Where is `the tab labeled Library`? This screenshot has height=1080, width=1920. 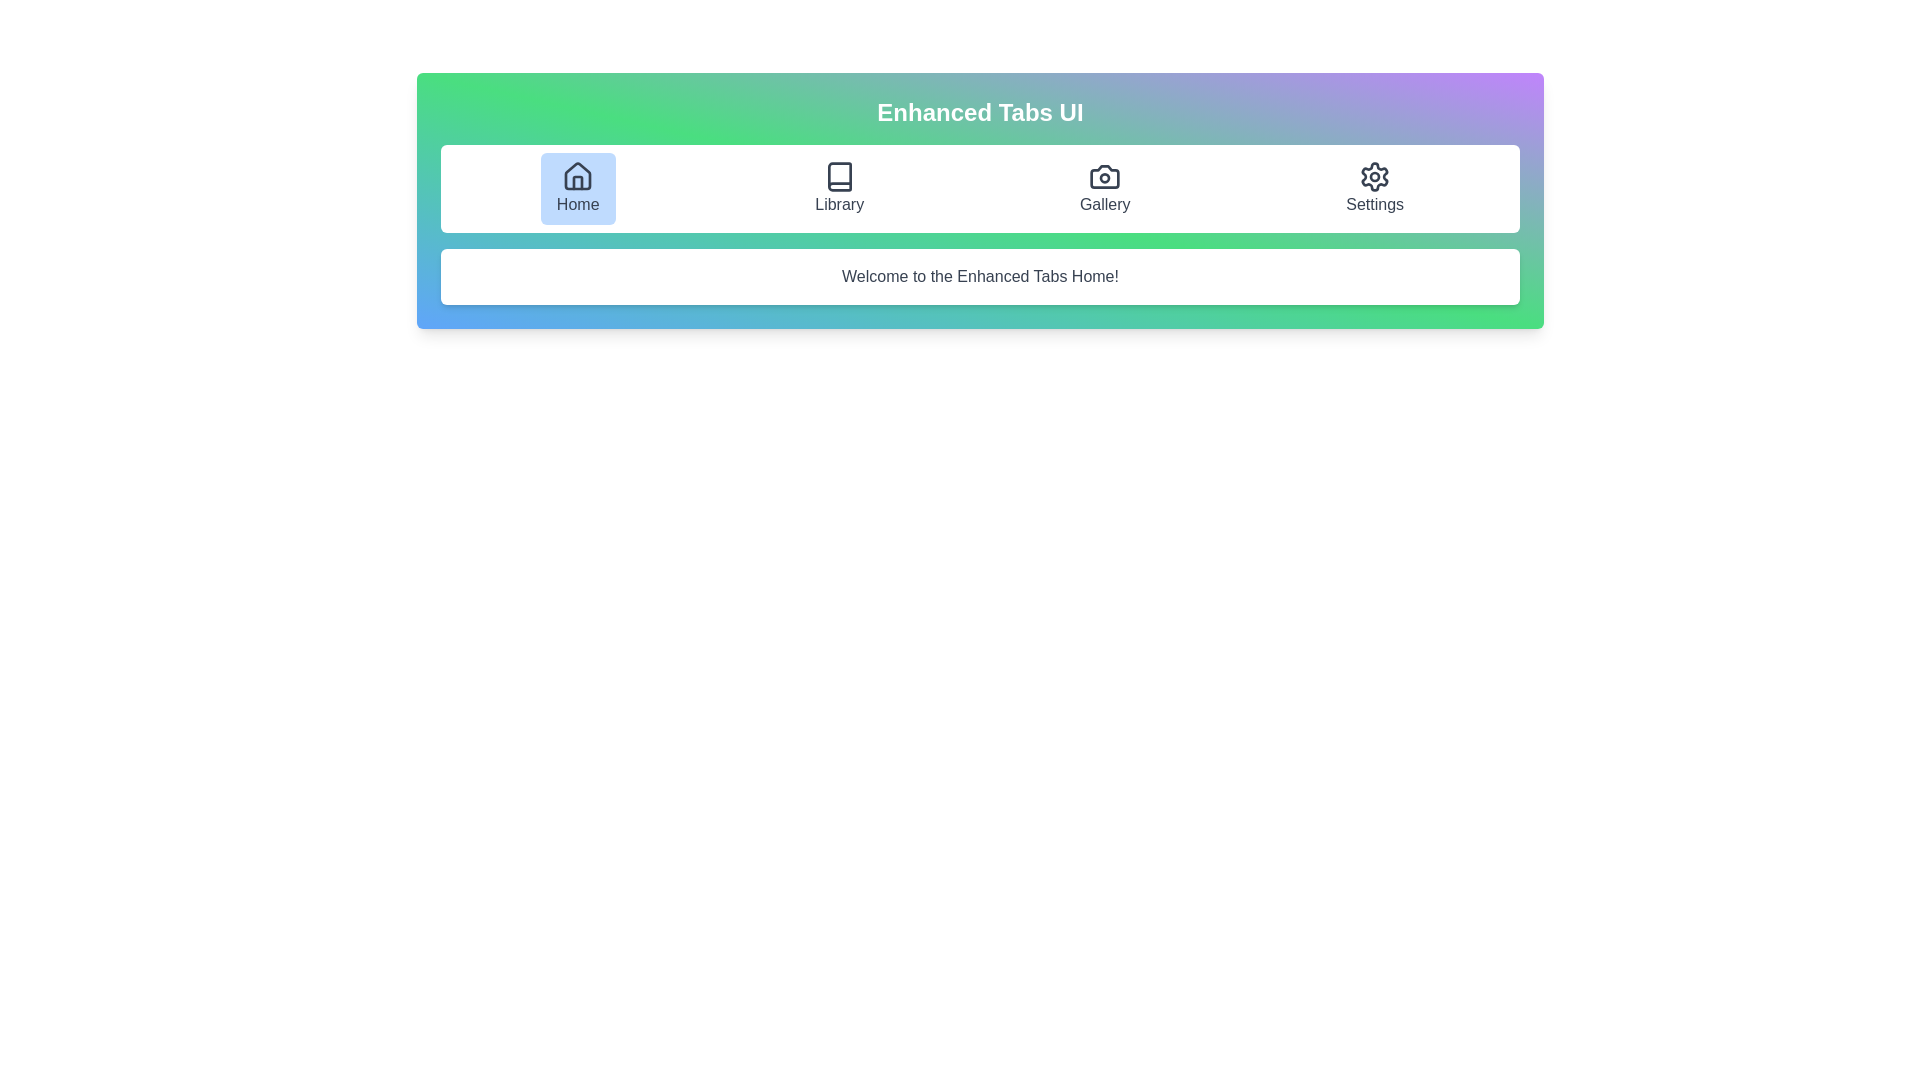
the tab labeled Library is located at coordinates (839, 189).